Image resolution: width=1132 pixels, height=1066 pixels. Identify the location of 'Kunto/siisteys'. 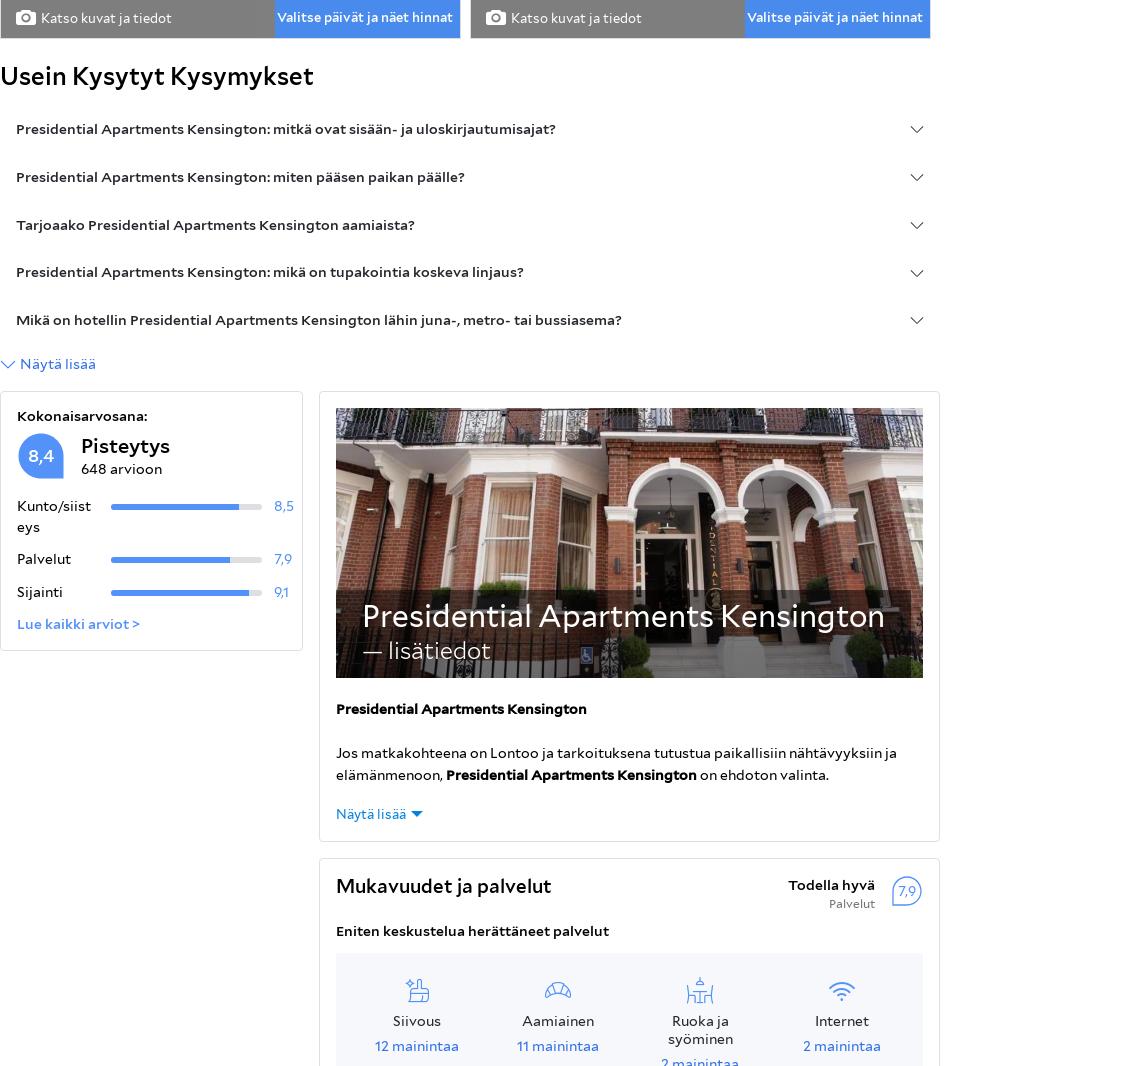
(53, 515).